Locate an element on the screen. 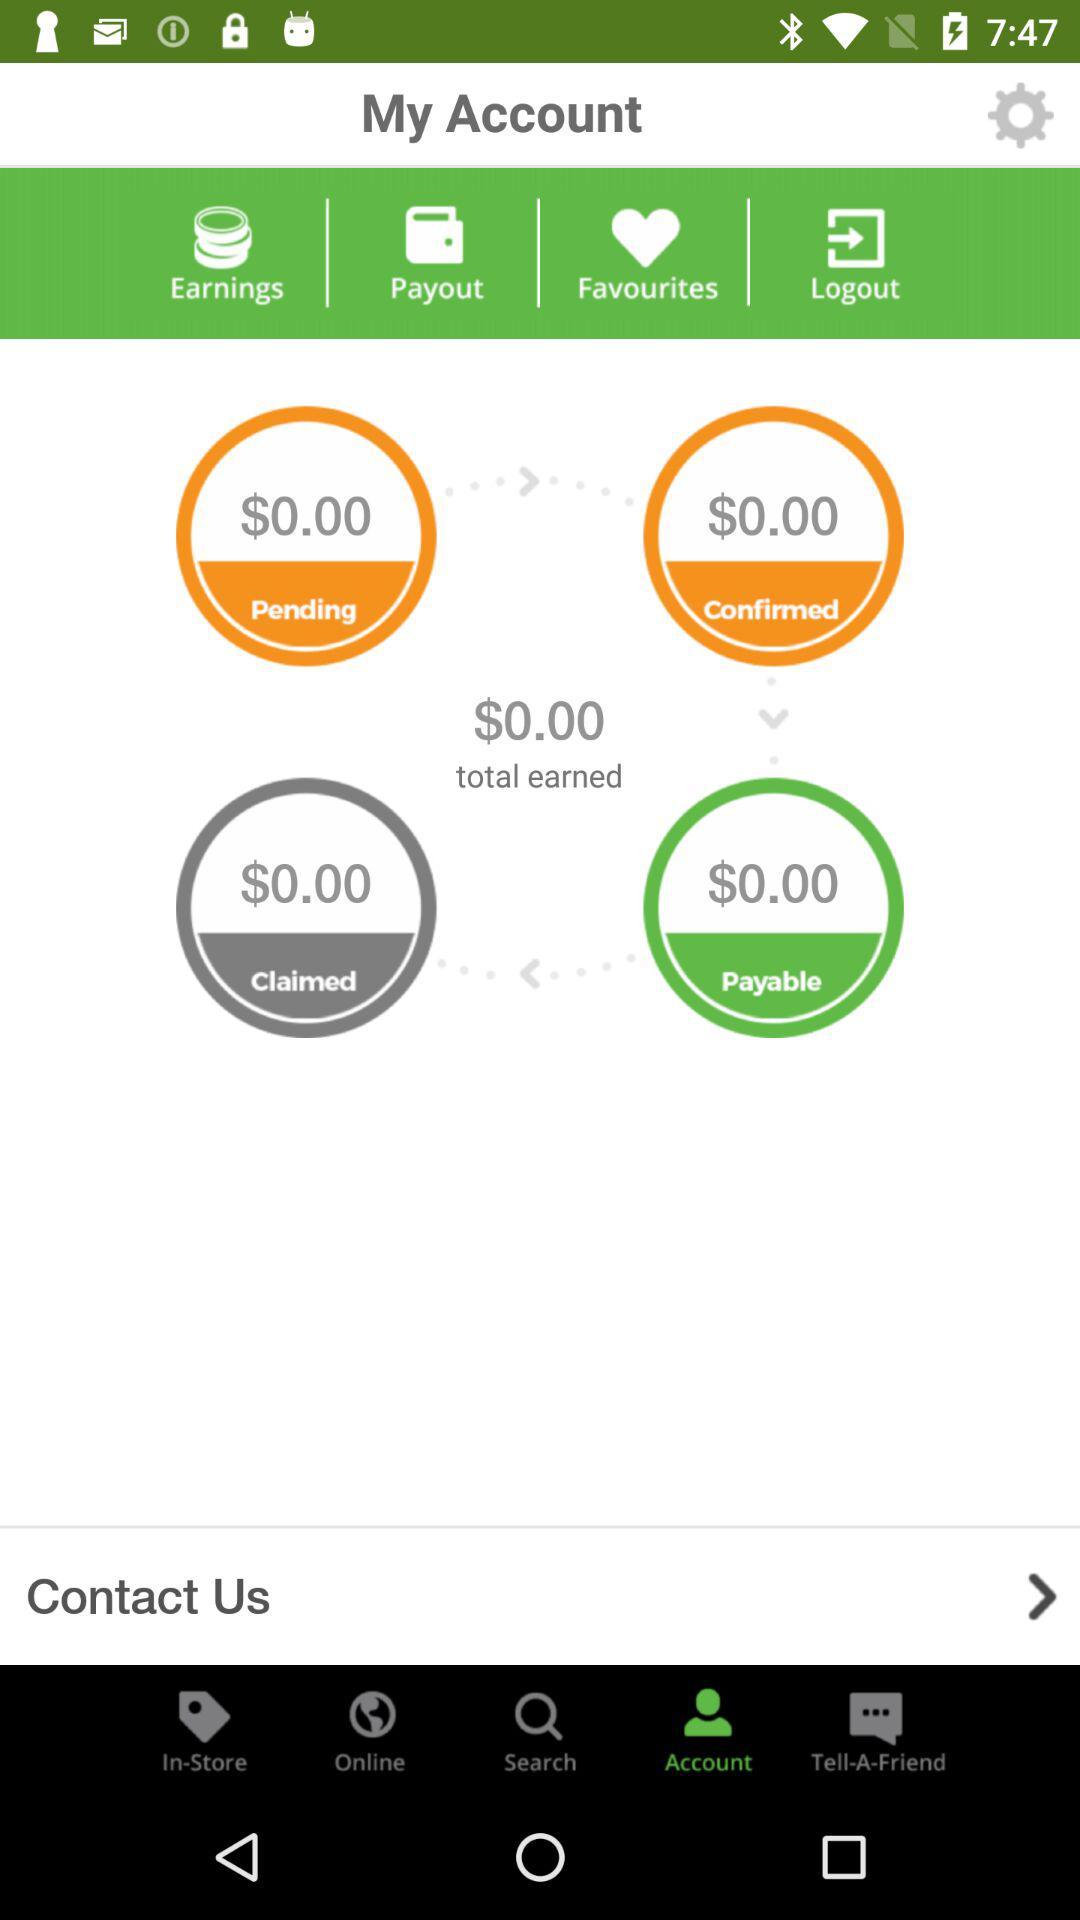 The height and width of the screenshot is (1920, 1080). tellafriend is located at coordinates (874, 1728).